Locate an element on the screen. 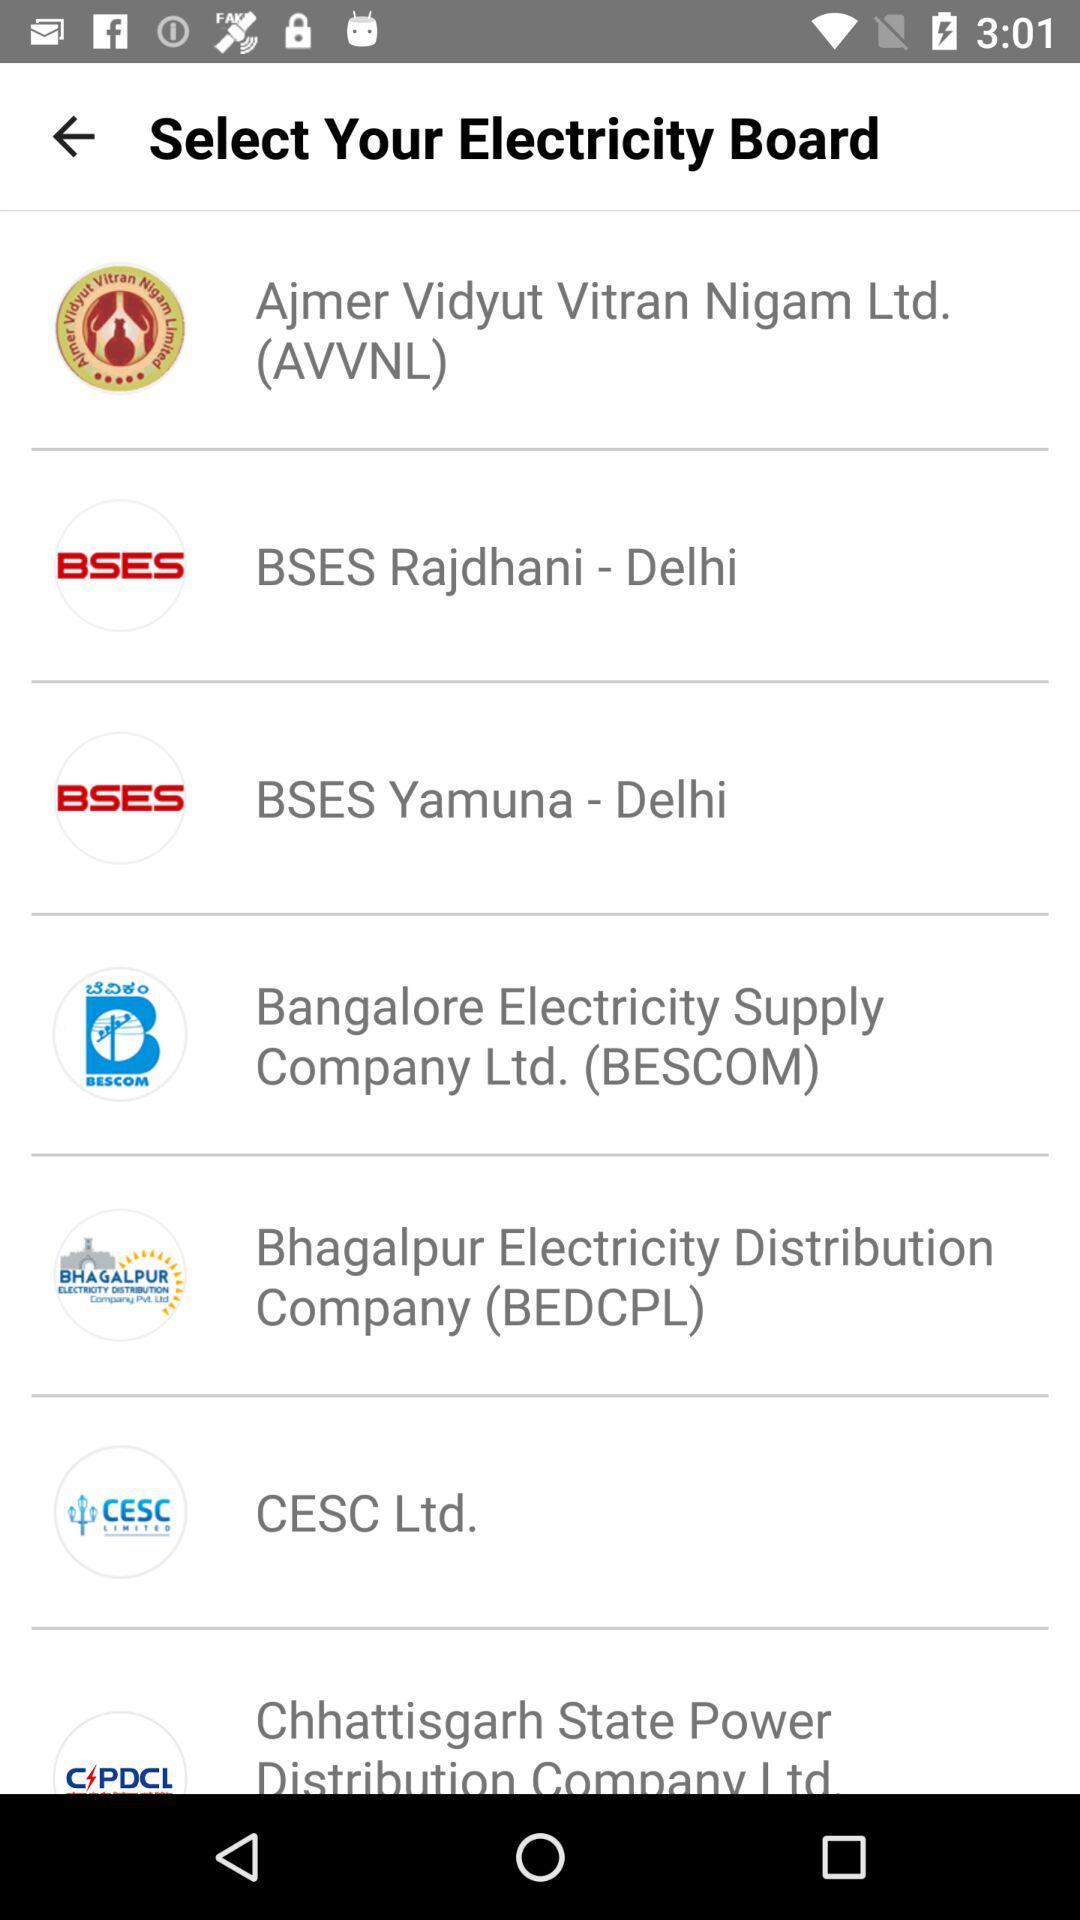 Image resolution: width=1080 pixels, height=1920 pixels. the chhattisgarh state power is located at coordinates (606, 1721).